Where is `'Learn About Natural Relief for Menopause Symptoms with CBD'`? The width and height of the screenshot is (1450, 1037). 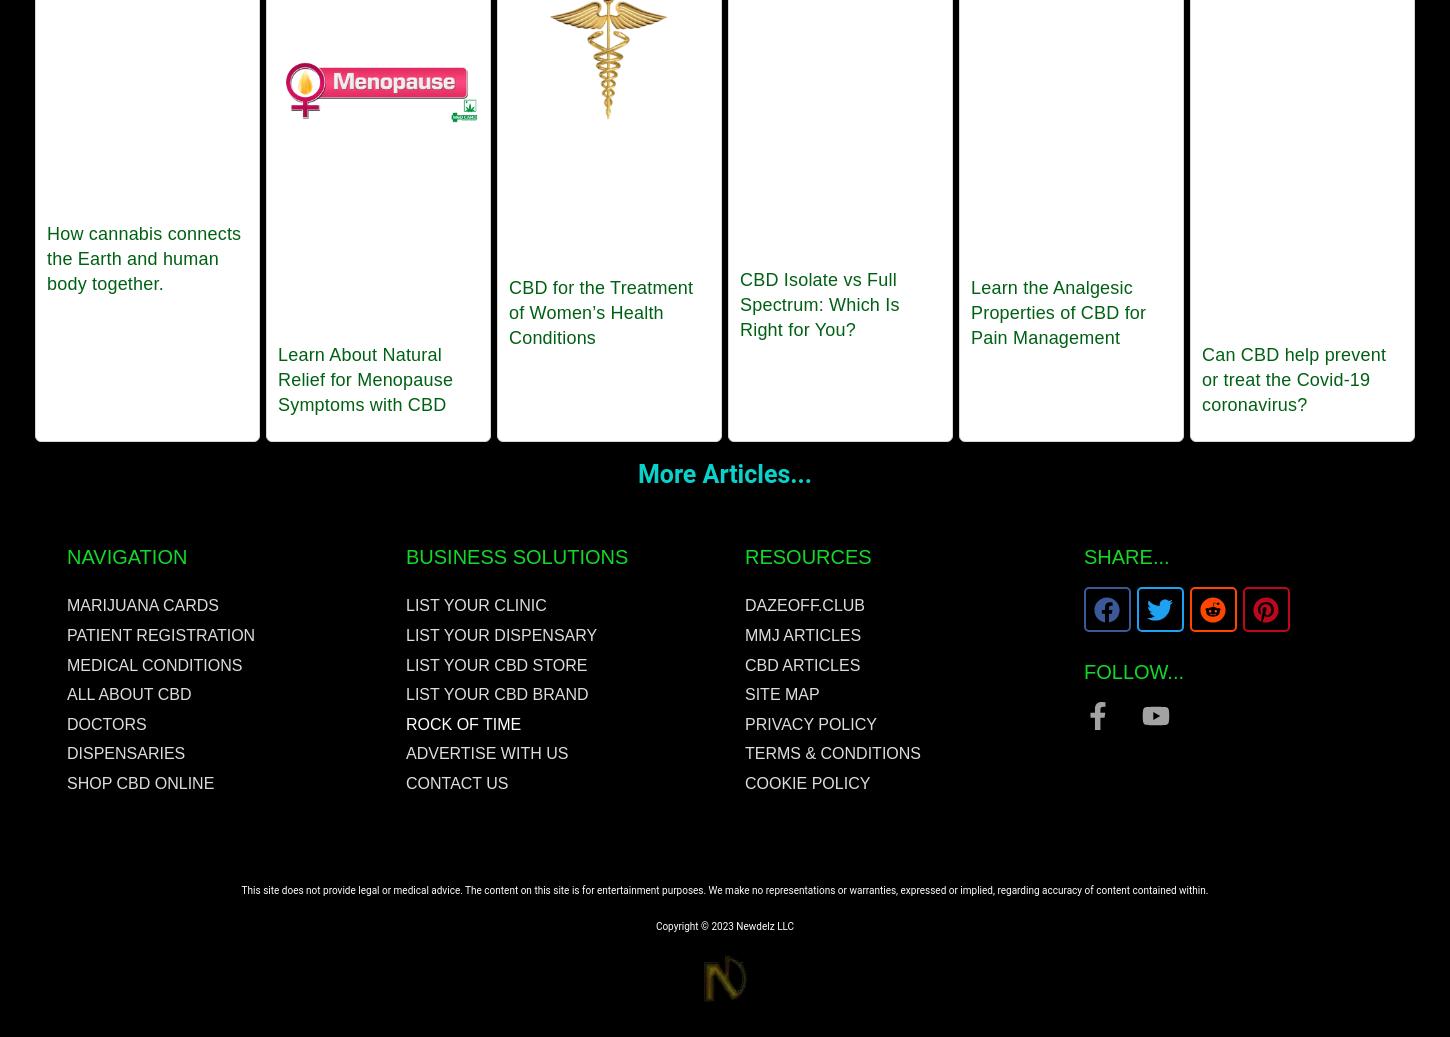 'Learn About Natural Relief for Menopause Symptoms with CBD' is located at coordinates (364, 378).